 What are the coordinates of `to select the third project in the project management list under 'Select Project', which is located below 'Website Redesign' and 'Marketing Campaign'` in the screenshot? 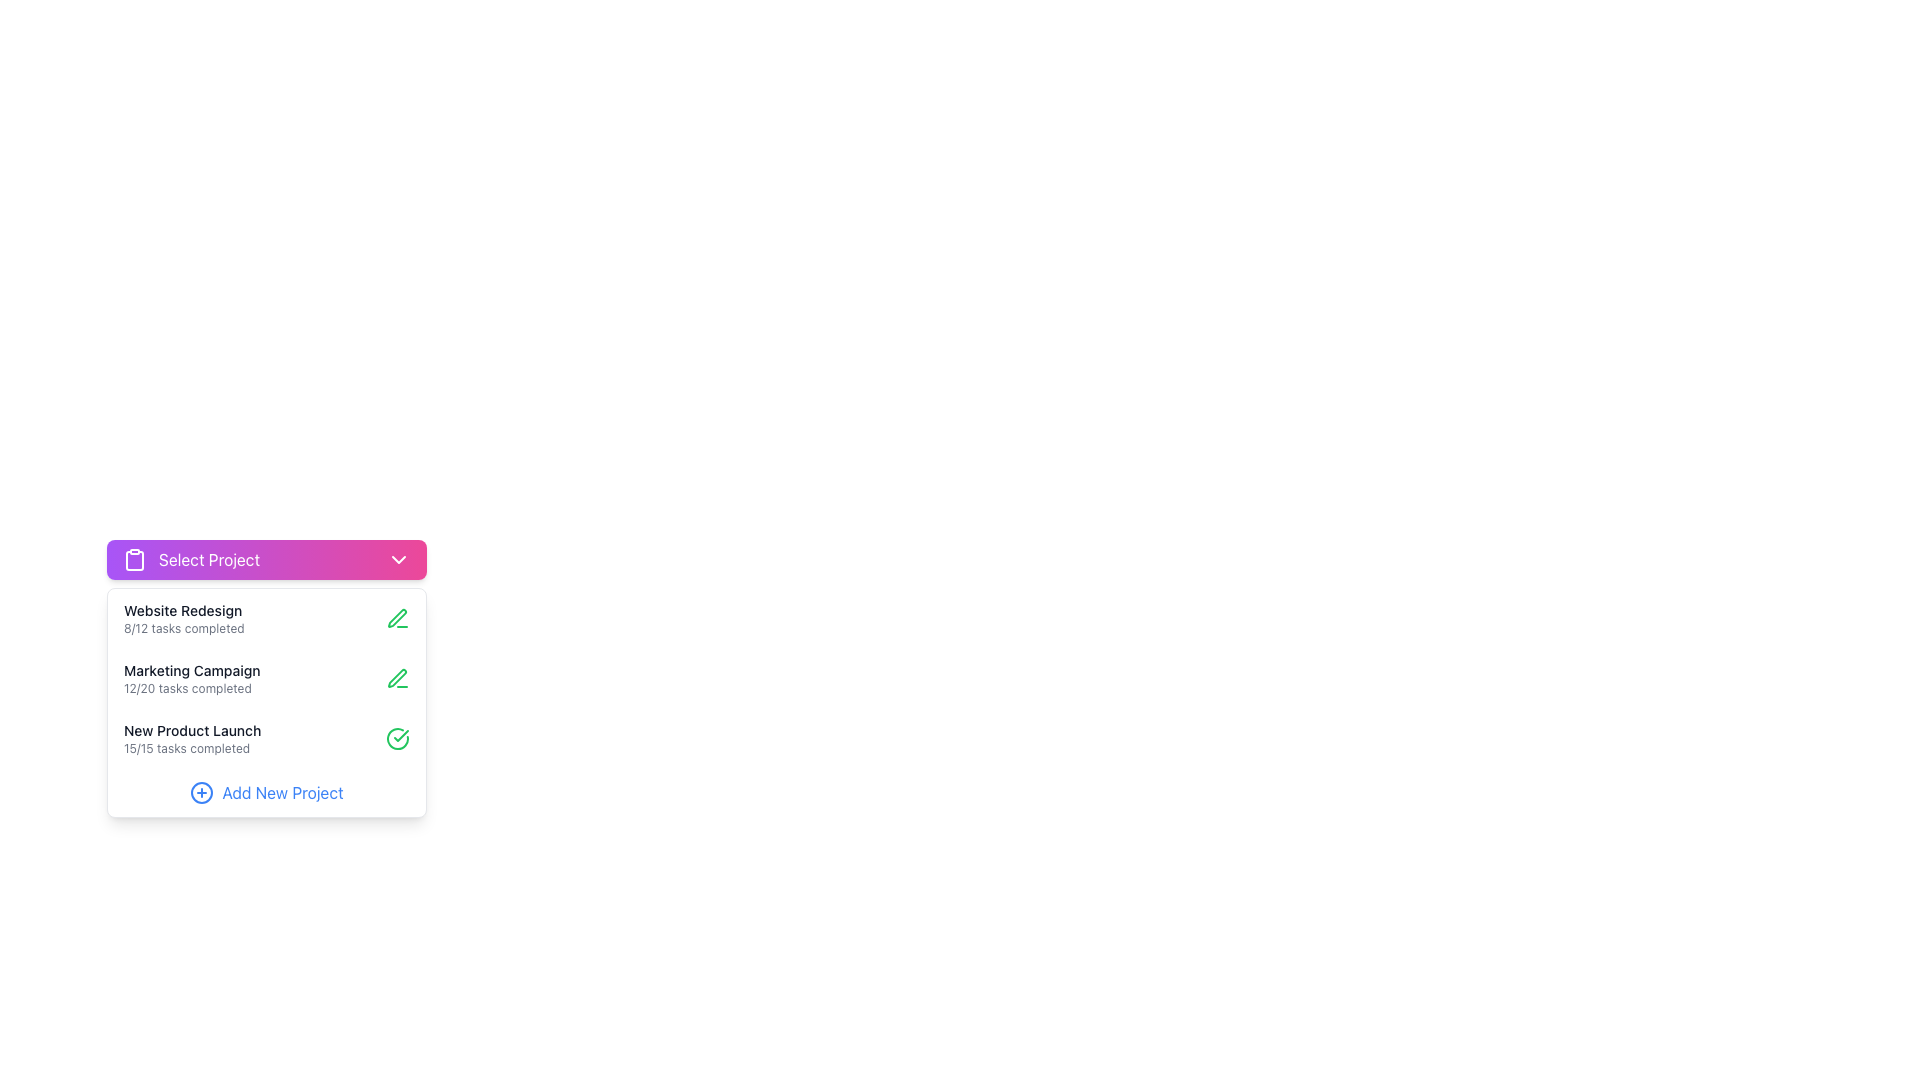 It's located at (266, 739).